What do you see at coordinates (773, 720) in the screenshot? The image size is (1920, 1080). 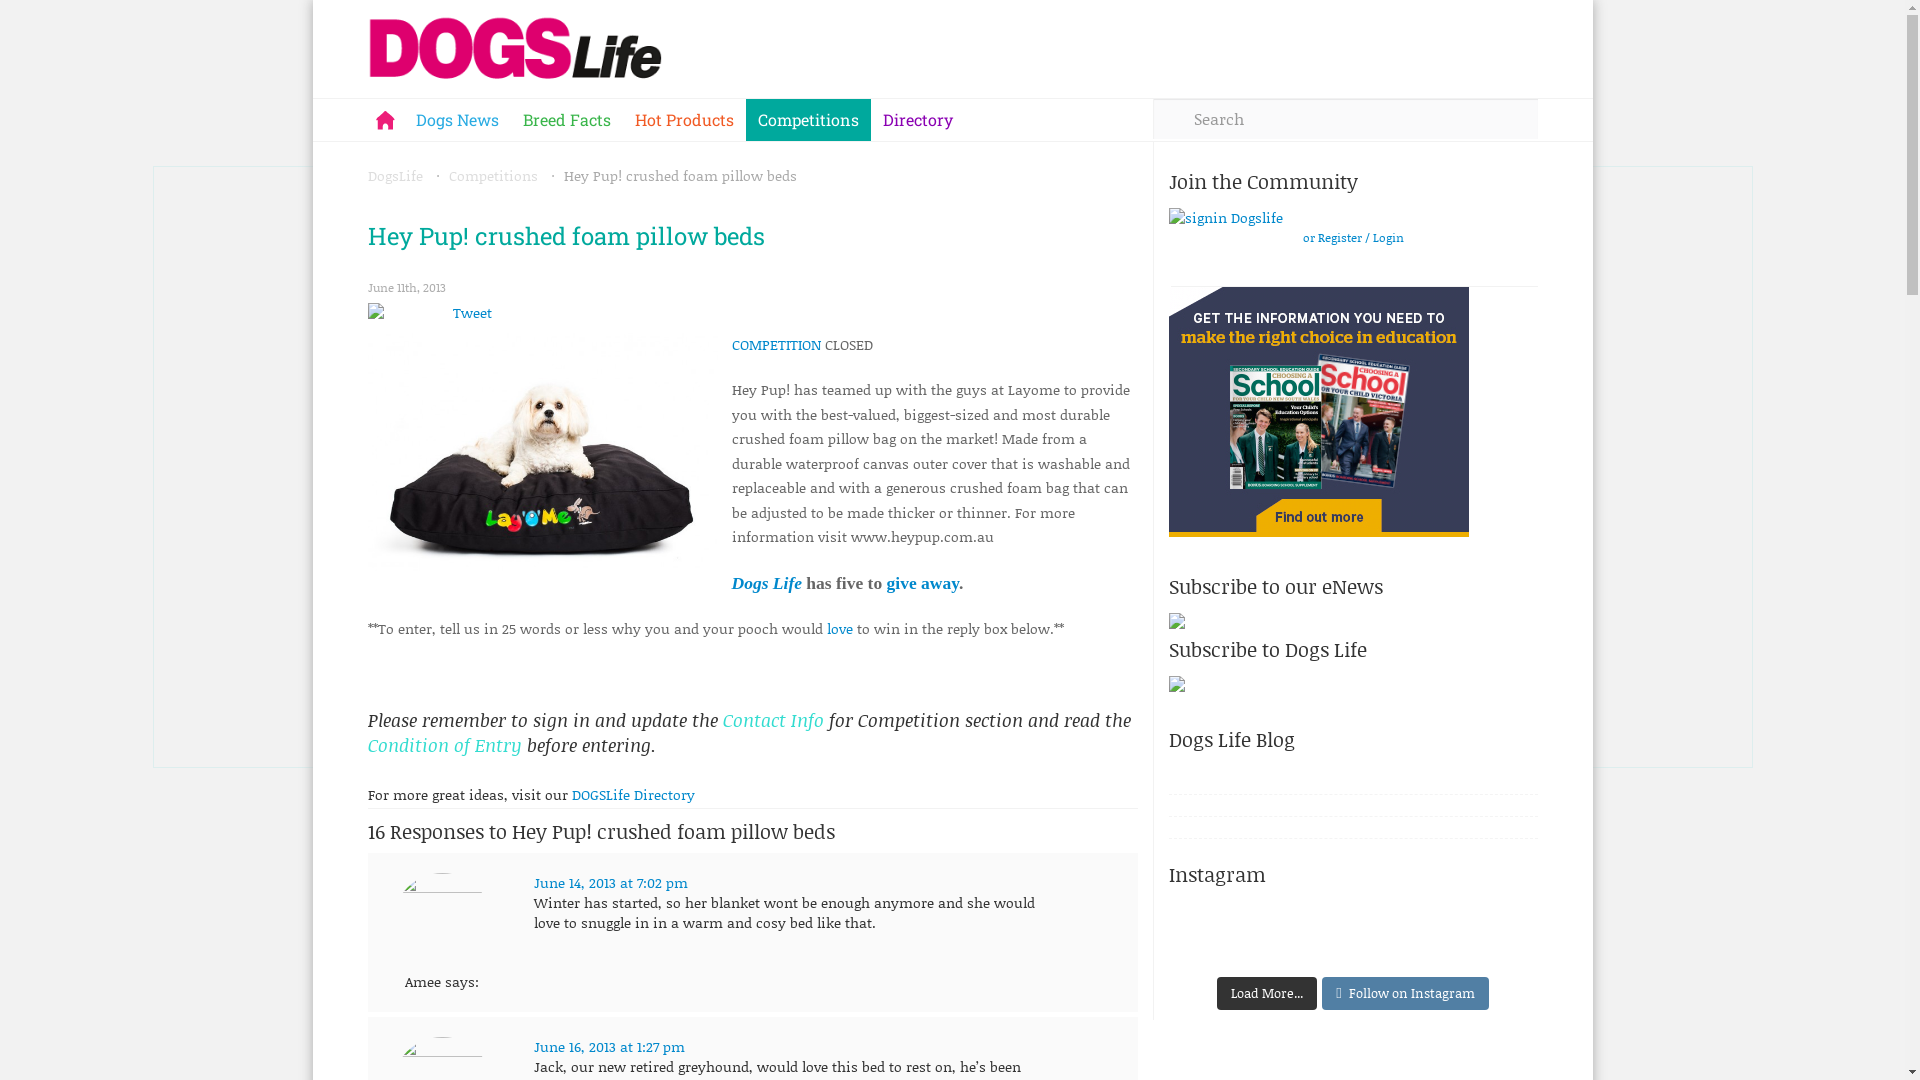 I see `'Contact Info'` at bounding box center [773, 720].